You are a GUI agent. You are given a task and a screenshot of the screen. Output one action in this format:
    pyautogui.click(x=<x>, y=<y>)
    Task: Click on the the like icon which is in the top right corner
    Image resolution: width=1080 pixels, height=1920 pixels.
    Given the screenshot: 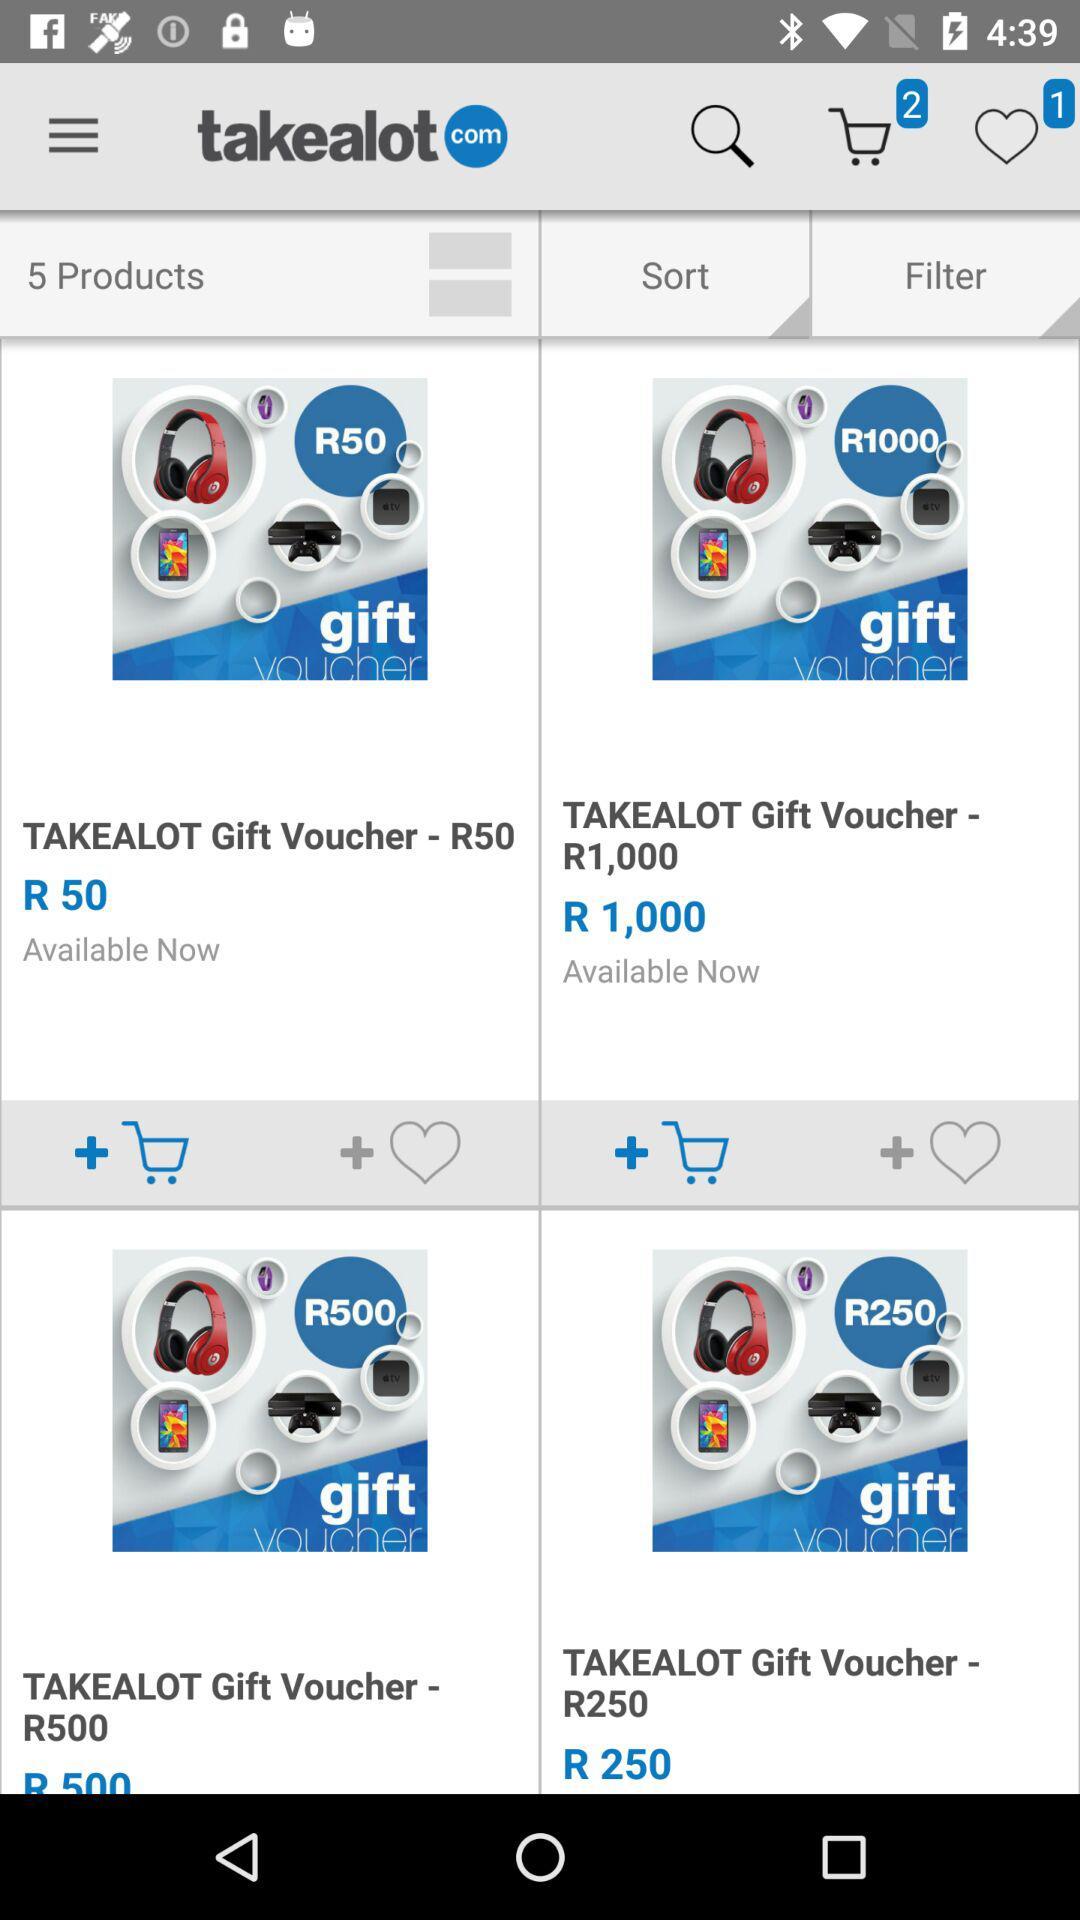 What is the action you would take?
    pyautogui.click(x=1006, y=136)
    